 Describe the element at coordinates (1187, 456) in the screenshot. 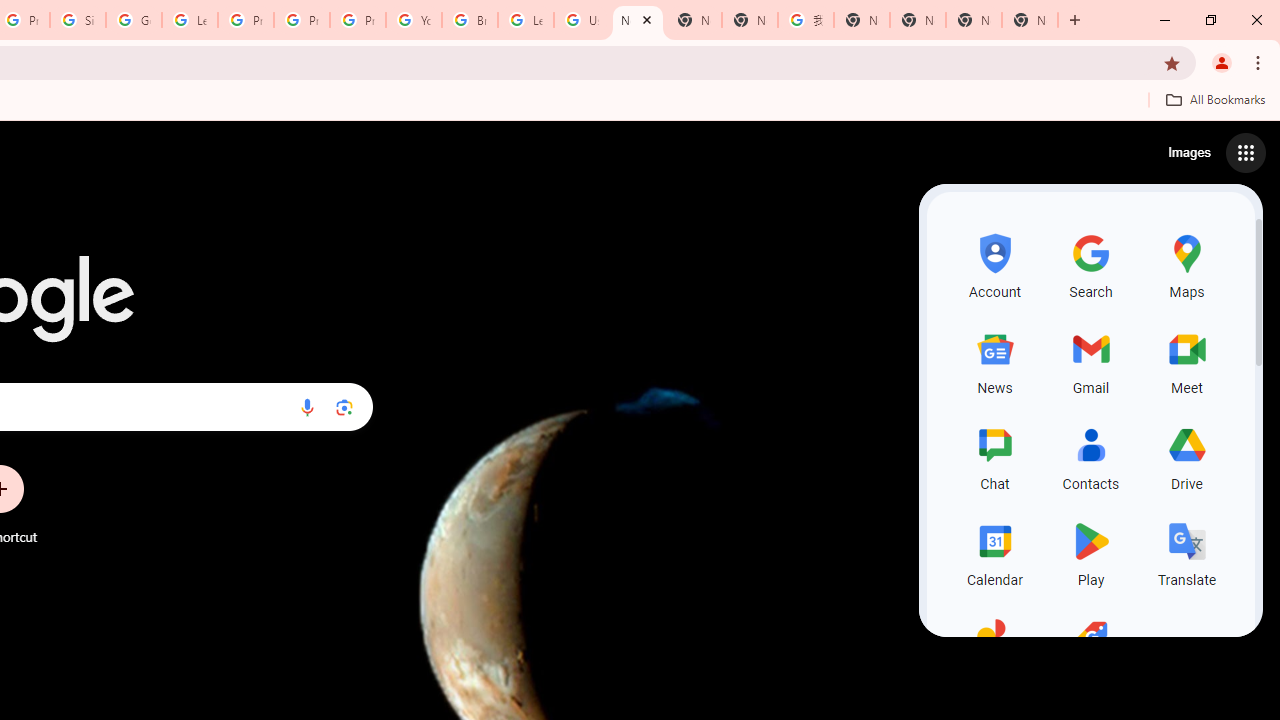

I see `'Drive, row 3 of 5 and column 3 of 3 in the first section'` at that location.